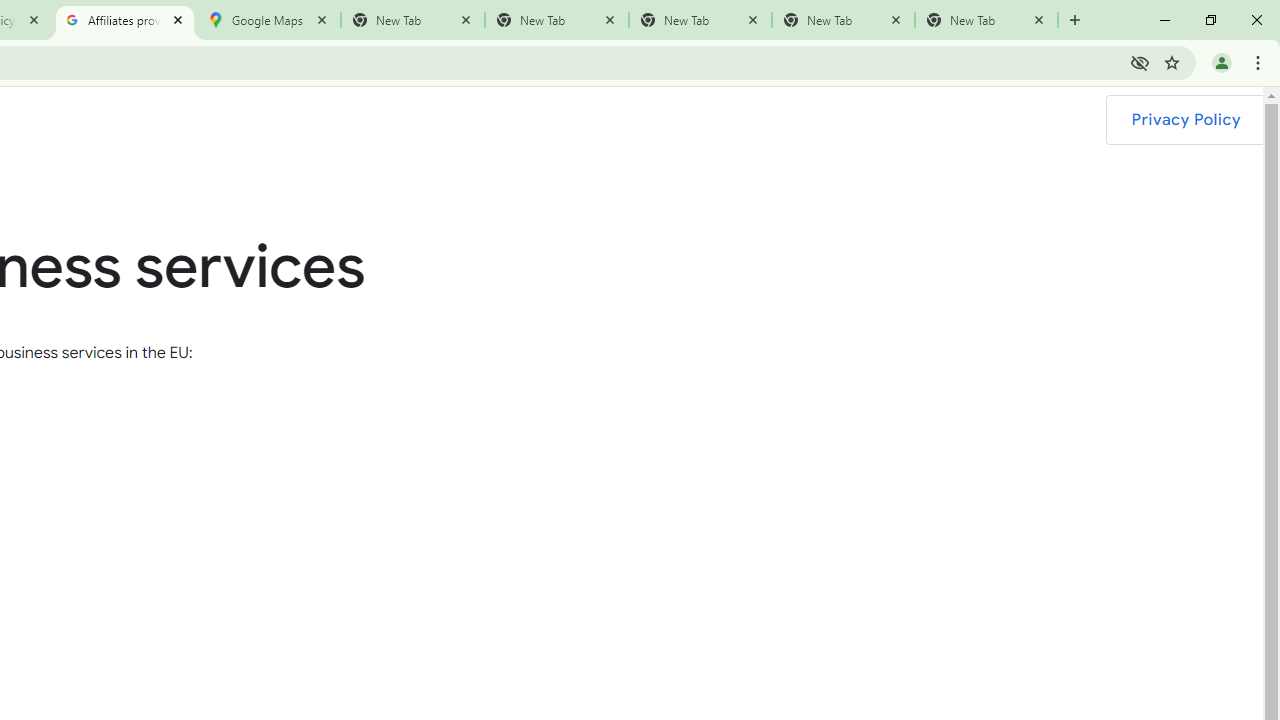 This screenshot has width=1280, height=720. What do you see at coordinates (1185, 119) in the screenshot?
I see `'Privacy Policy'` at bounding box center [1185, 119].